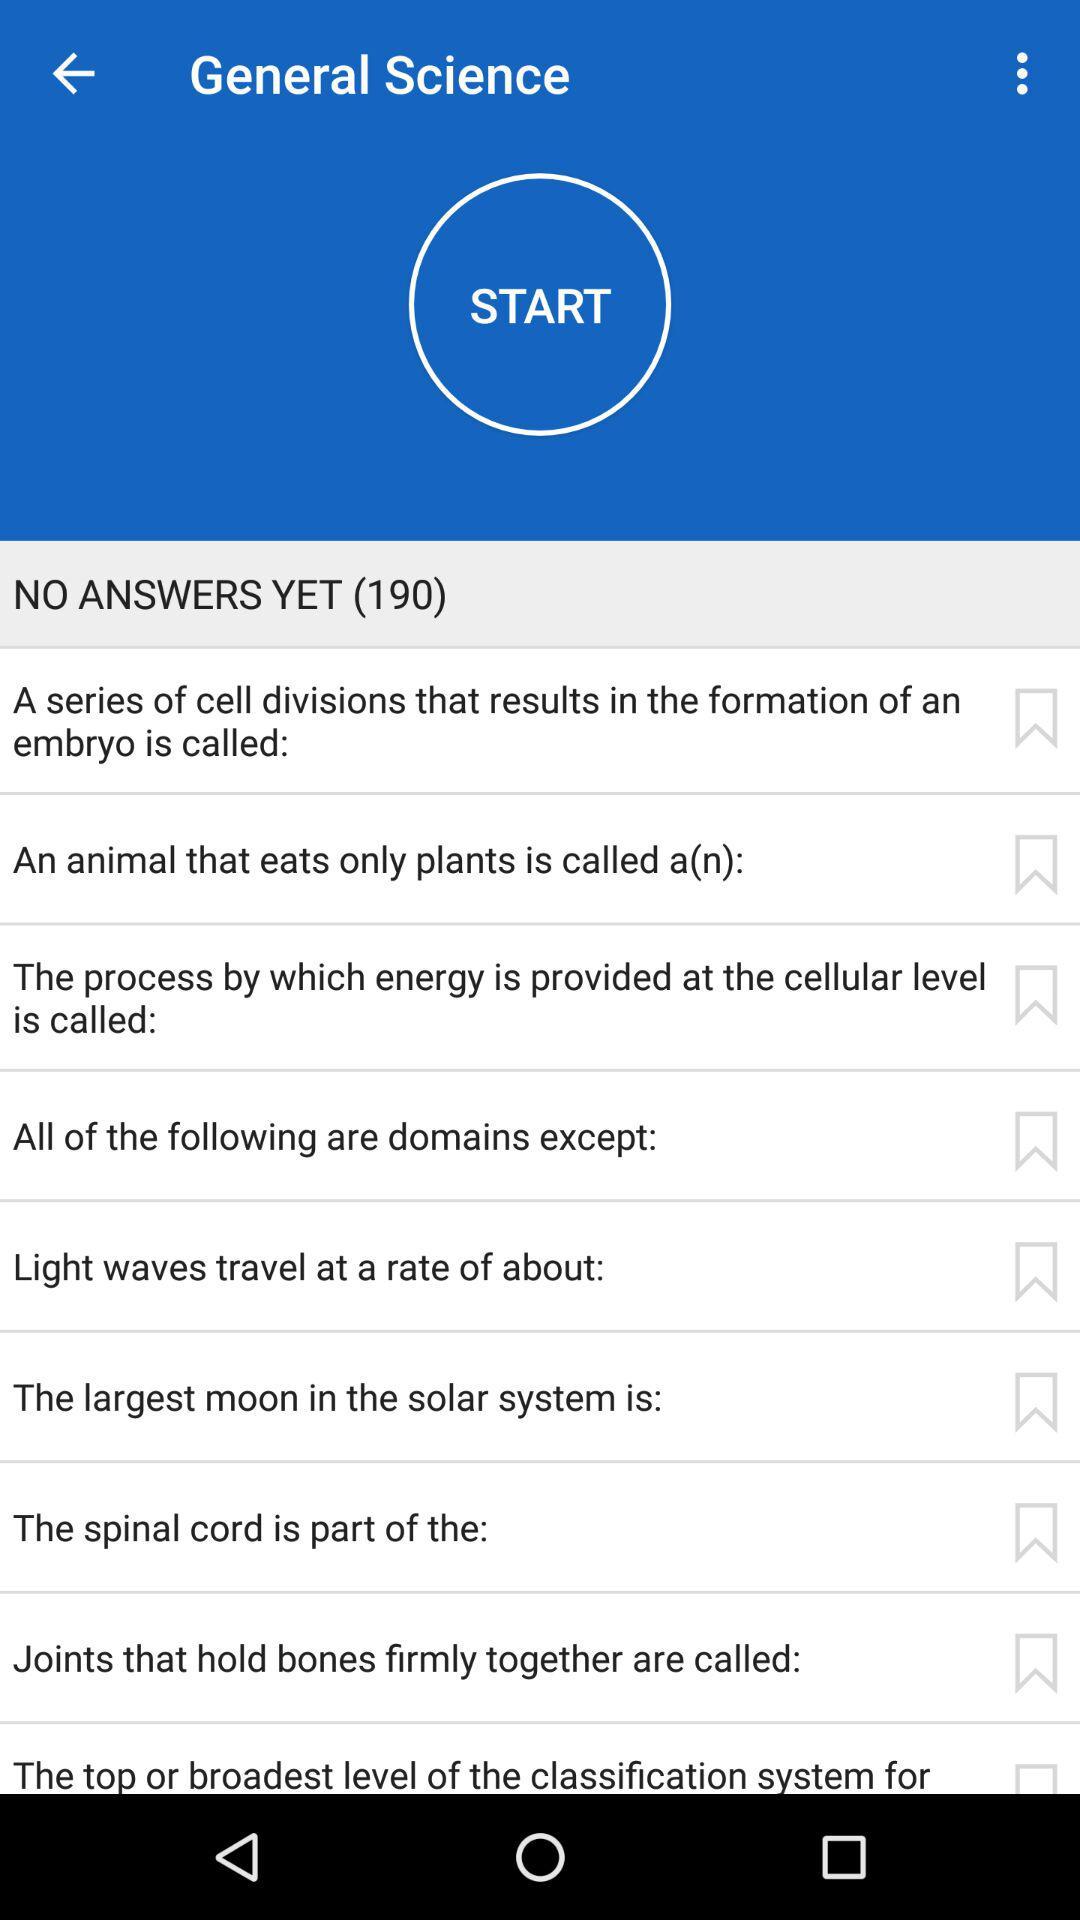 The height and width of the screenshot is (1920, 1080). What do you see at coordinates (1035, 1271) in the screenshot?
I see `app next to light waves travel icon` at bounding box center [1035, 1271].